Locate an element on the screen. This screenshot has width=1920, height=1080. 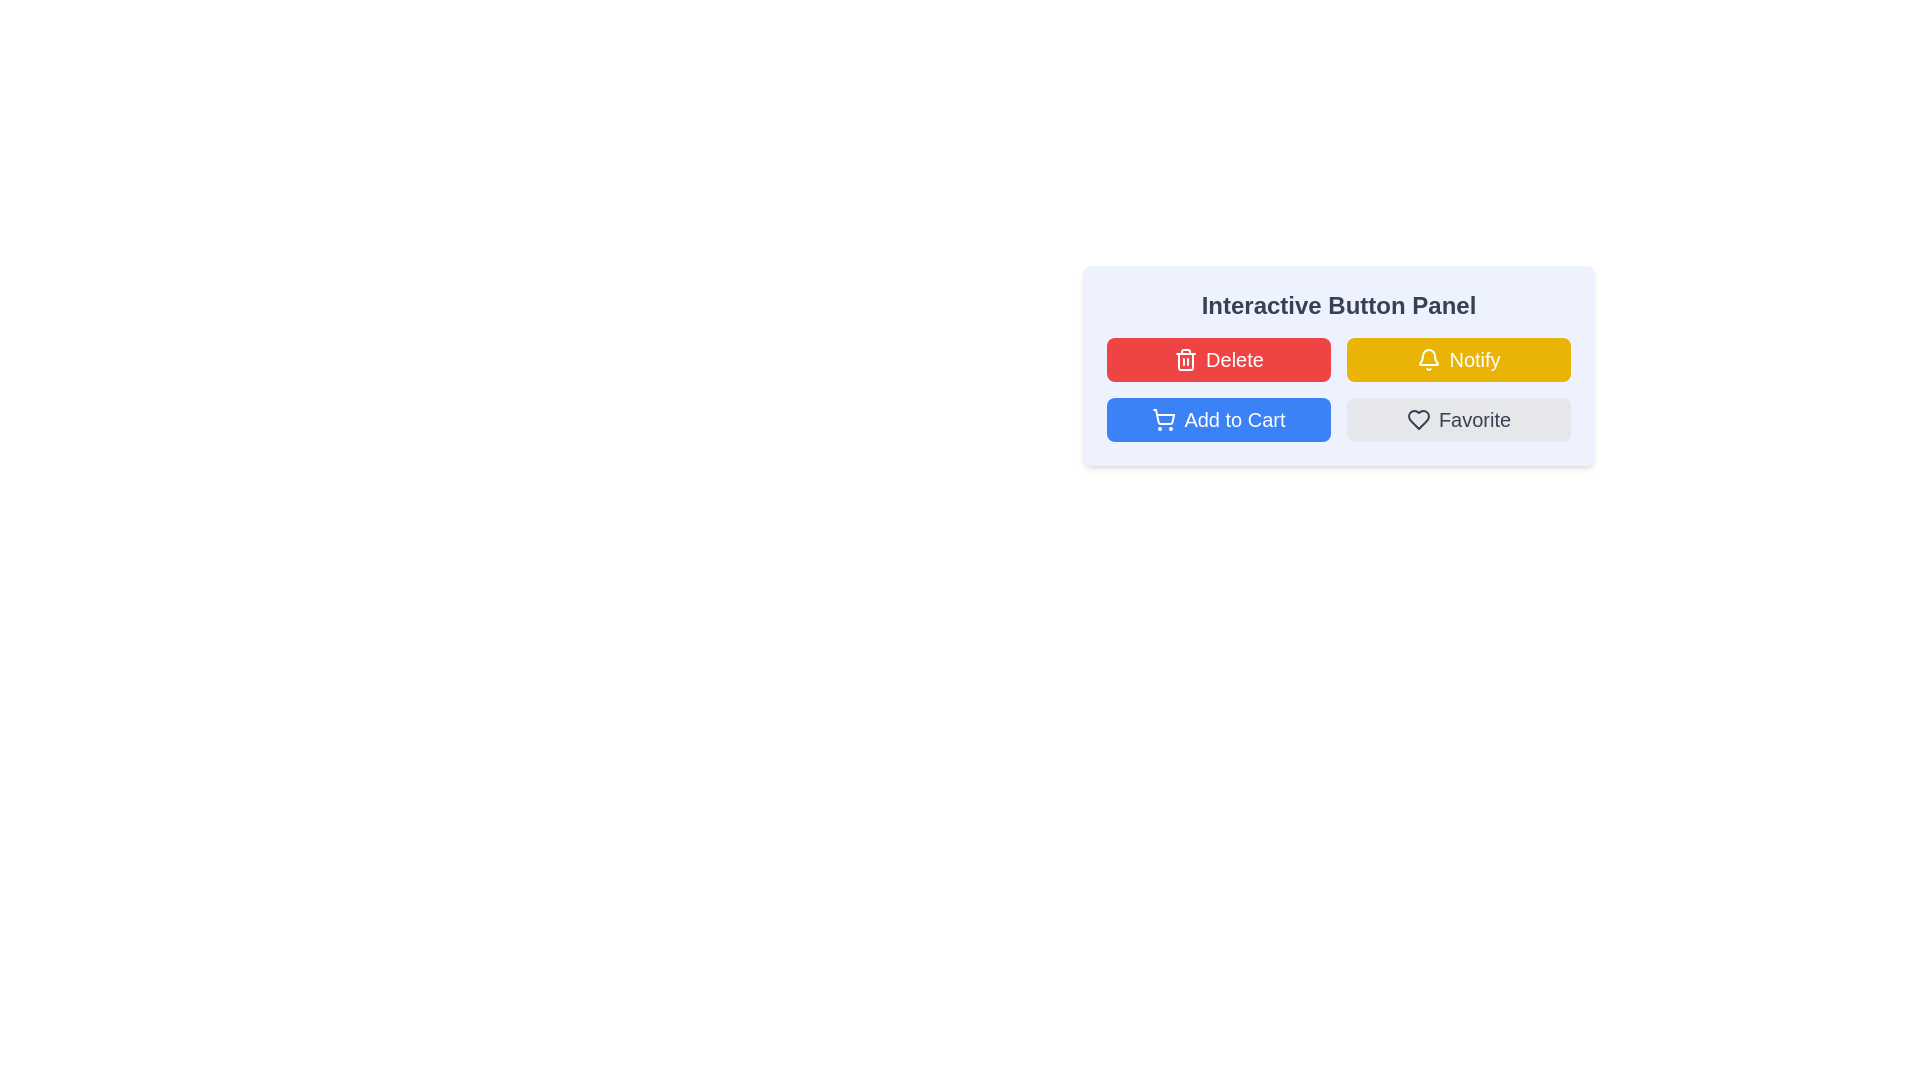
the SVG graphic icon that represents notifications on the 'Notify' button, located in the upper right corner of the button panel is located at coordinates (1428, 356).